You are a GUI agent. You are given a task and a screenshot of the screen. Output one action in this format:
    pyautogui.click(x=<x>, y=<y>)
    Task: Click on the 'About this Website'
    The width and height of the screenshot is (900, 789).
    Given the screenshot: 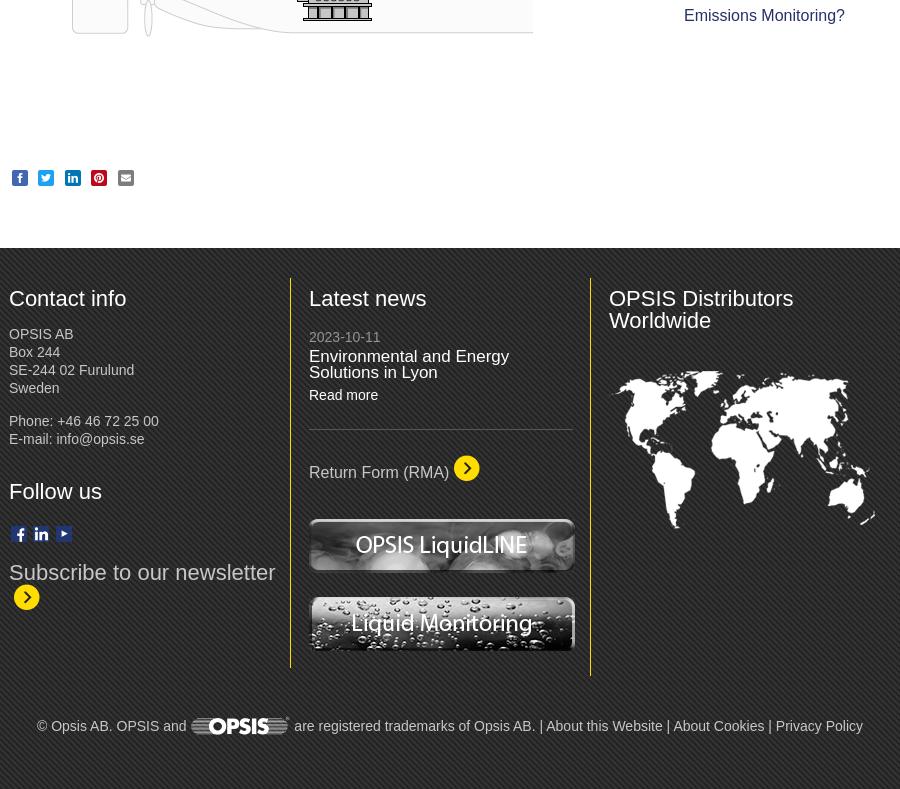 What is the action you would take?
    pyautogui.click(x=603, y=725)
    